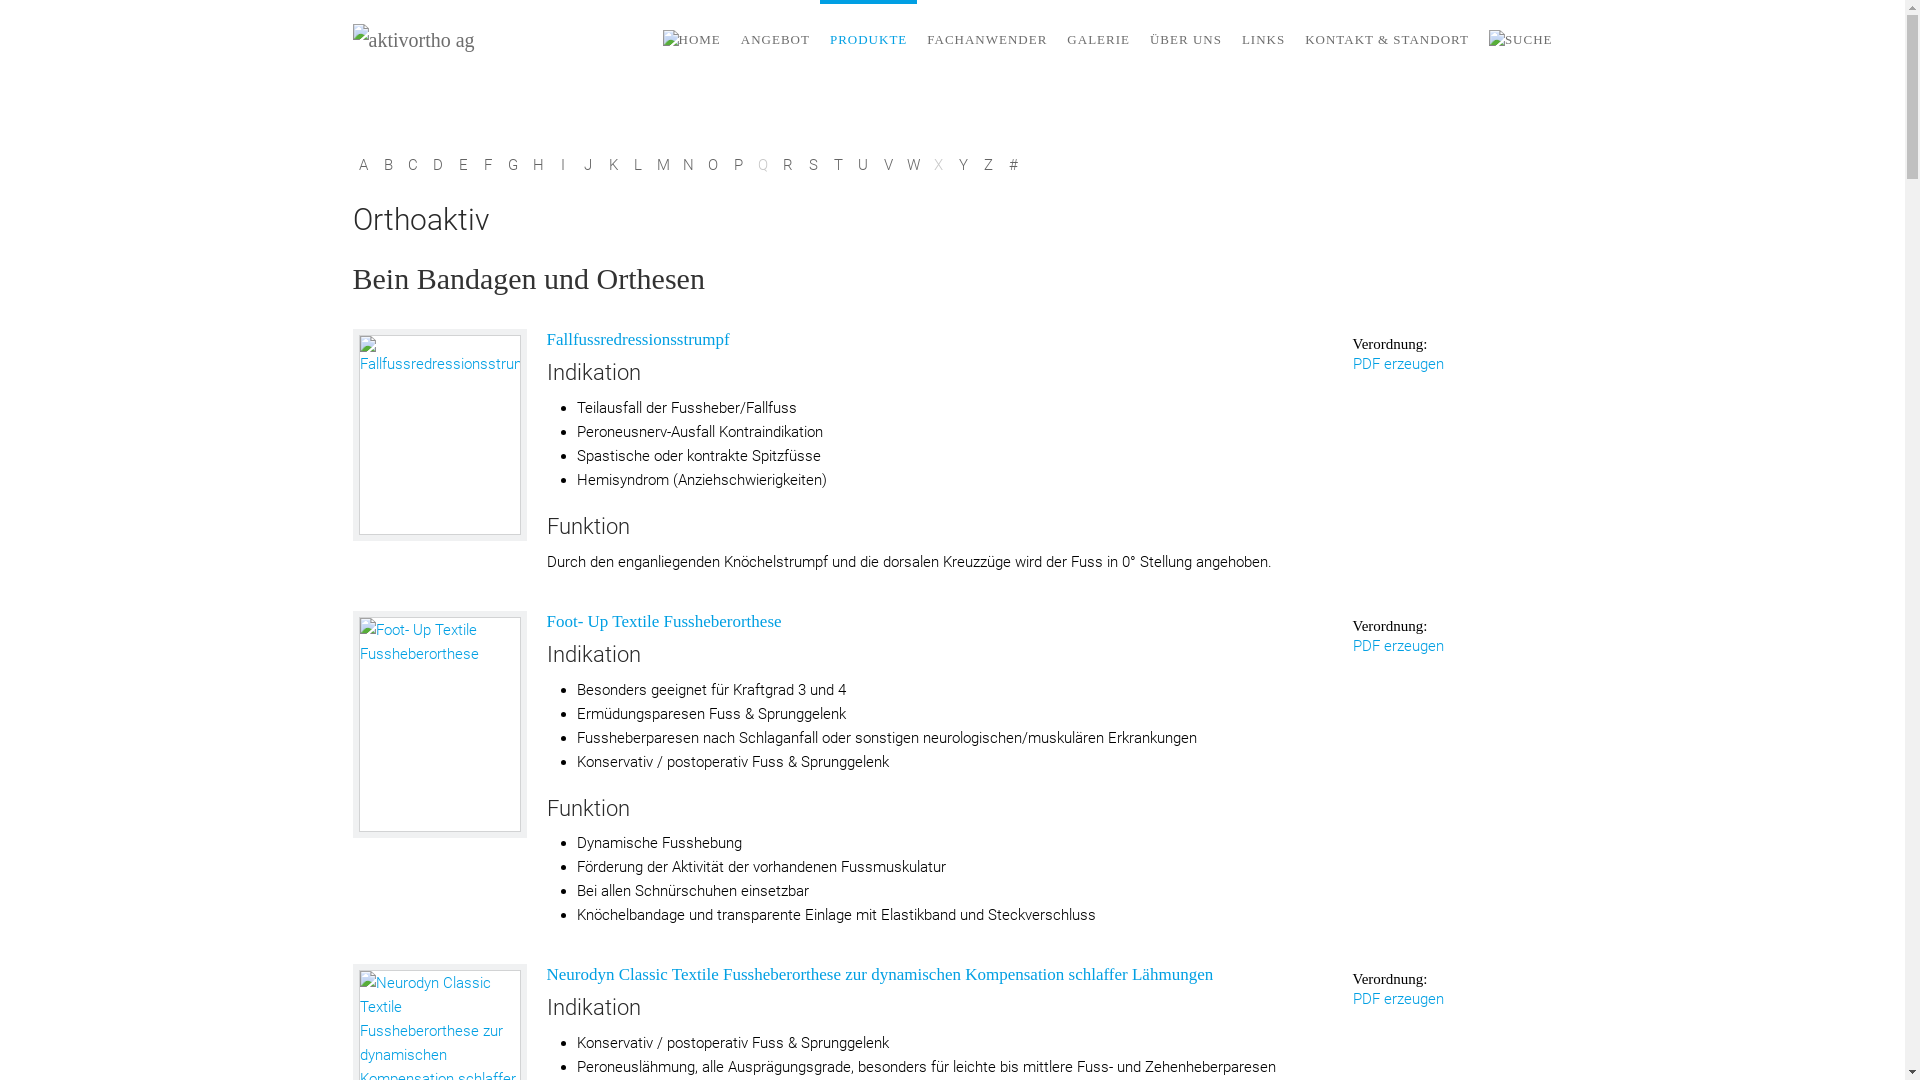  Describe the element at coordinates (915, 39) in the screenshot. I see `'FACHANWENDER'` at that location.